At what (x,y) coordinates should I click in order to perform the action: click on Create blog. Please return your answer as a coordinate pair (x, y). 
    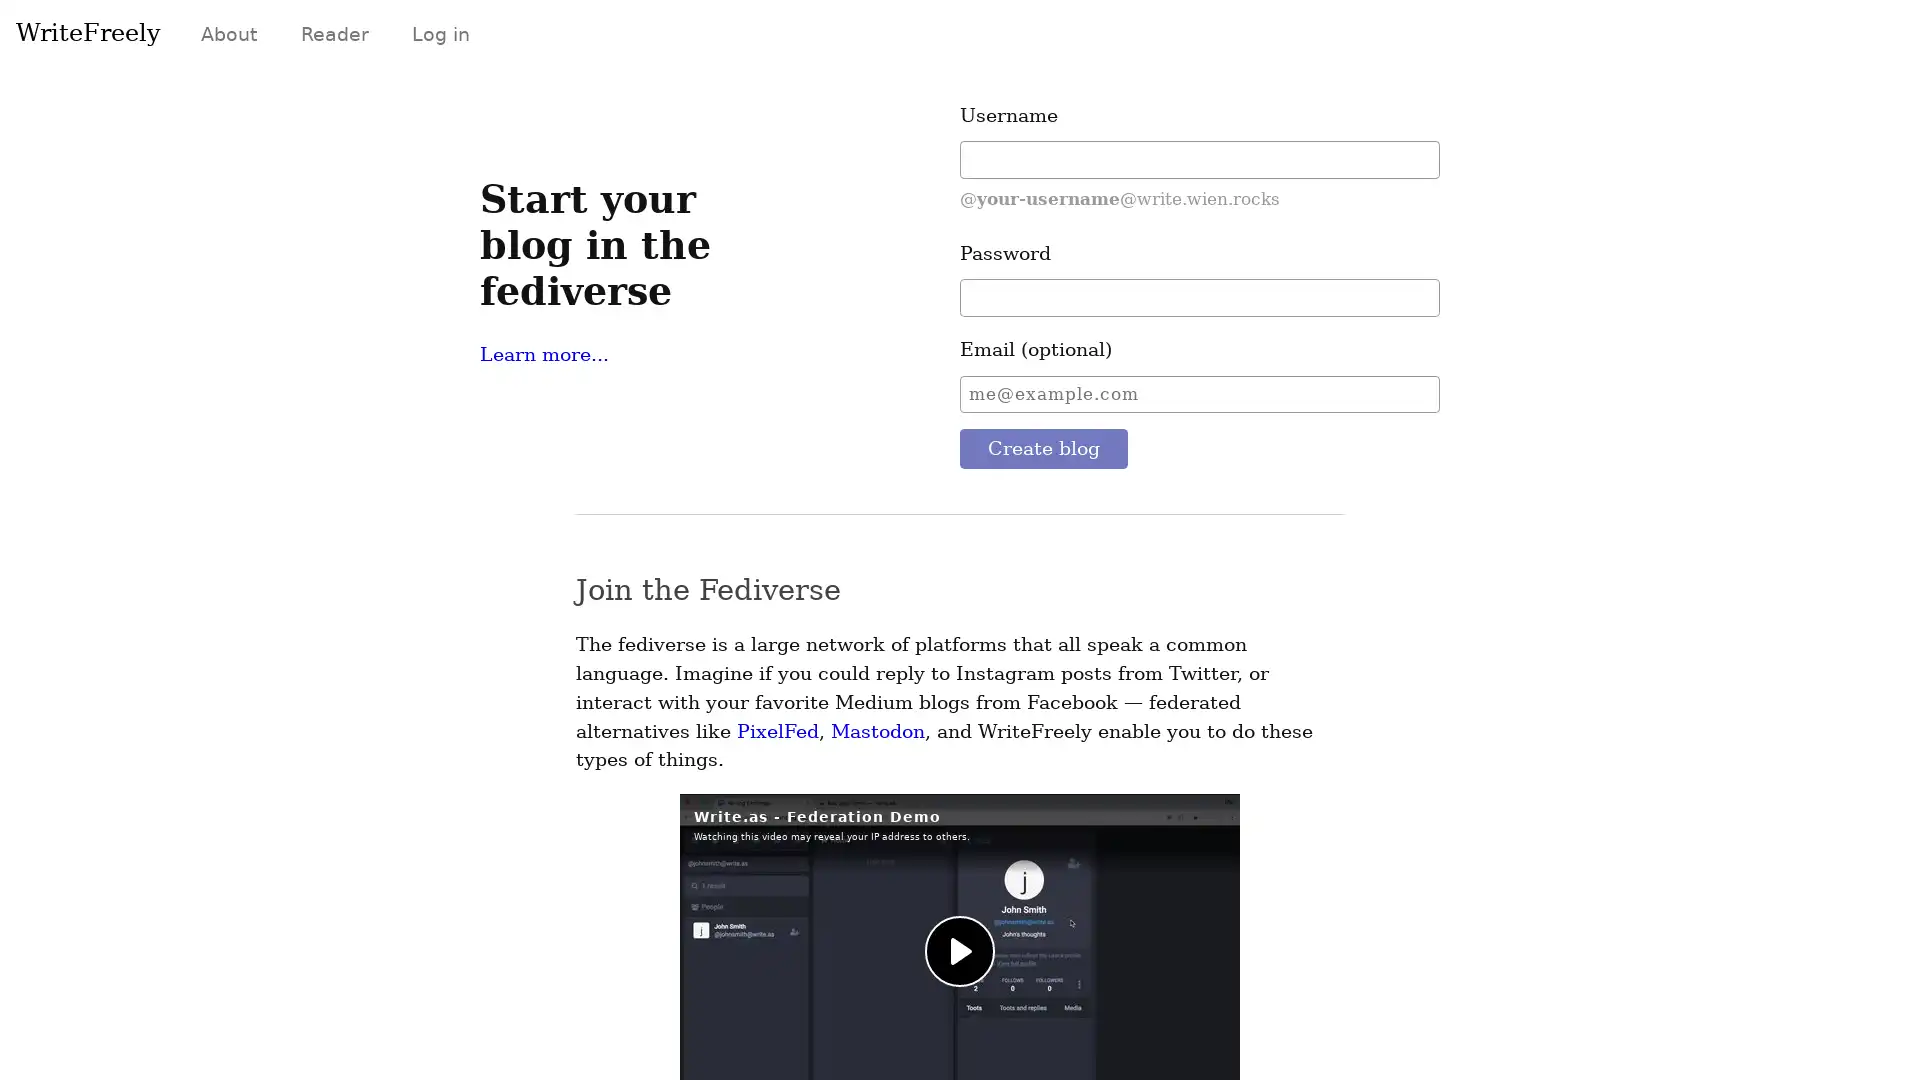
    Looking at the image, I should click on (1043, 450).